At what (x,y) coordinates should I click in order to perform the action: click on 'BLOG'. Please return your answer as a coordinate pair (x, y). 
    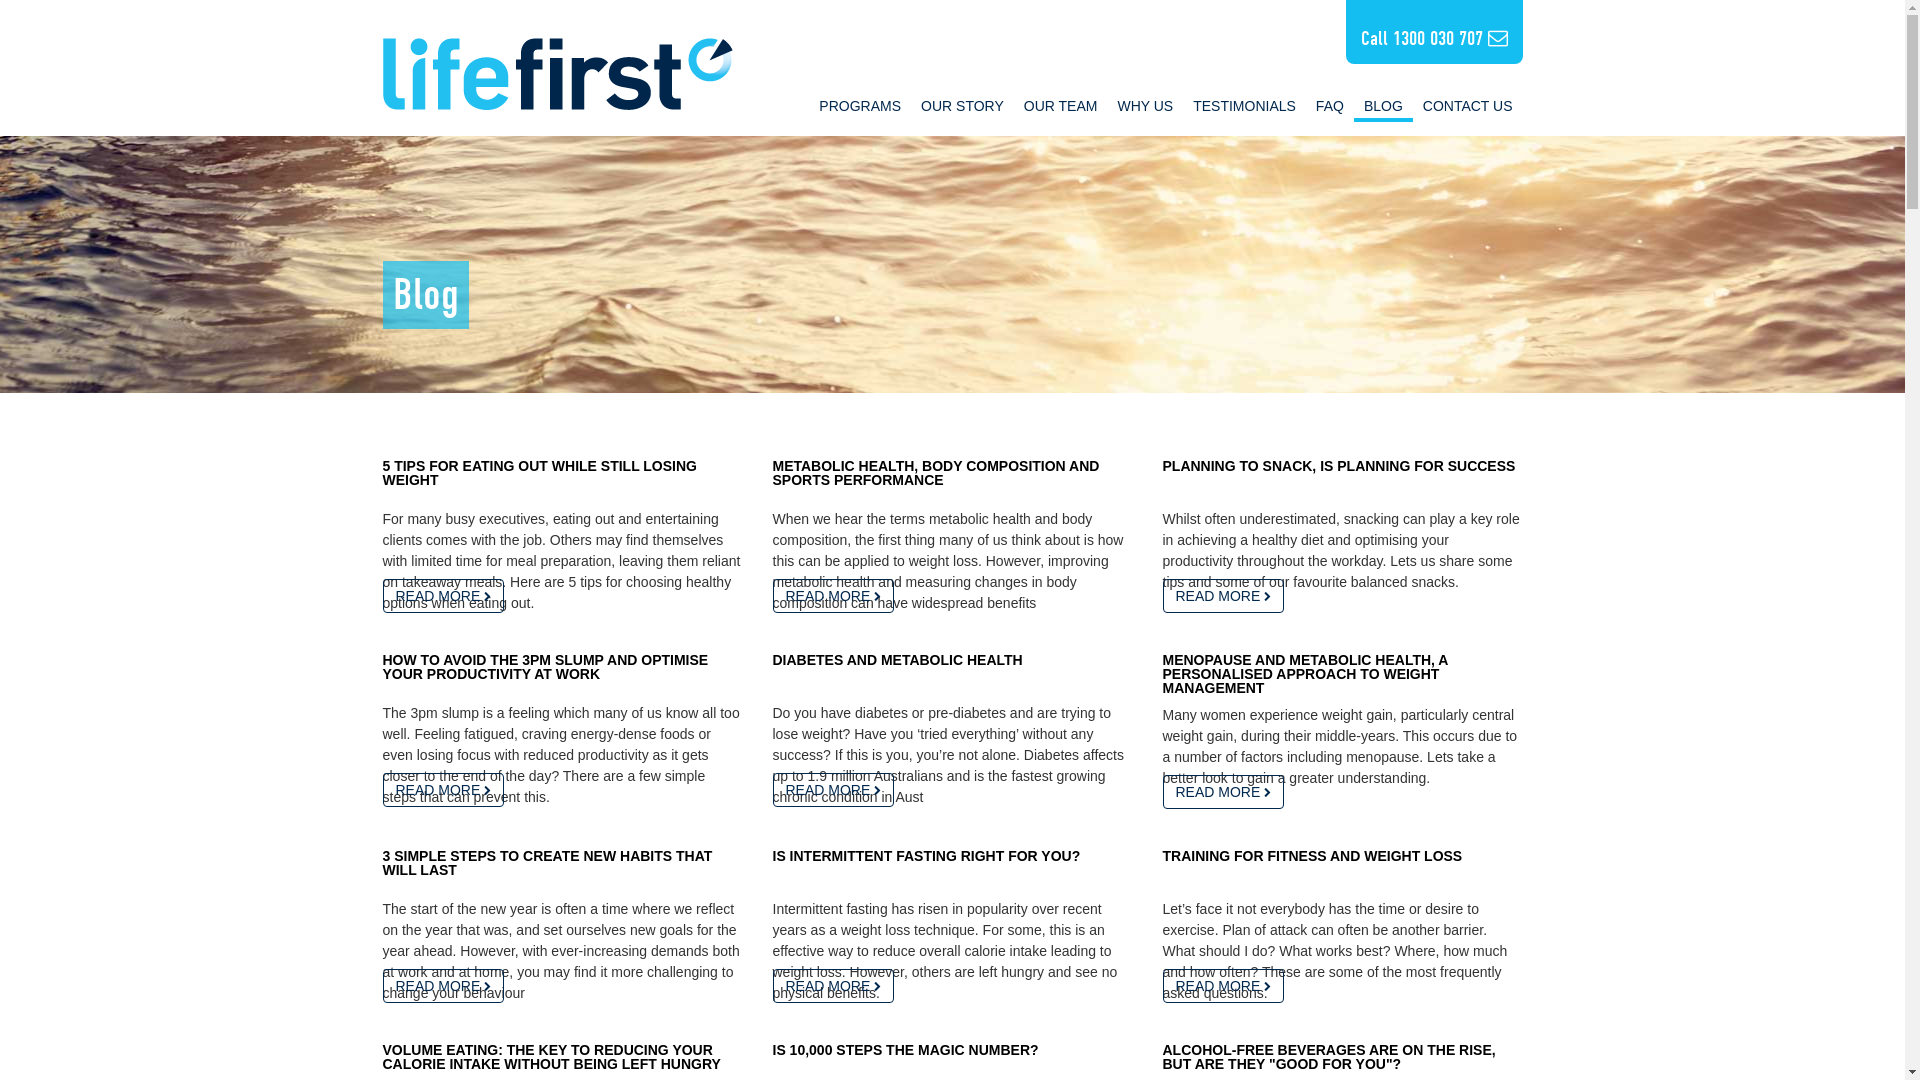
    Looking at the image, I should click on (1382, 104).